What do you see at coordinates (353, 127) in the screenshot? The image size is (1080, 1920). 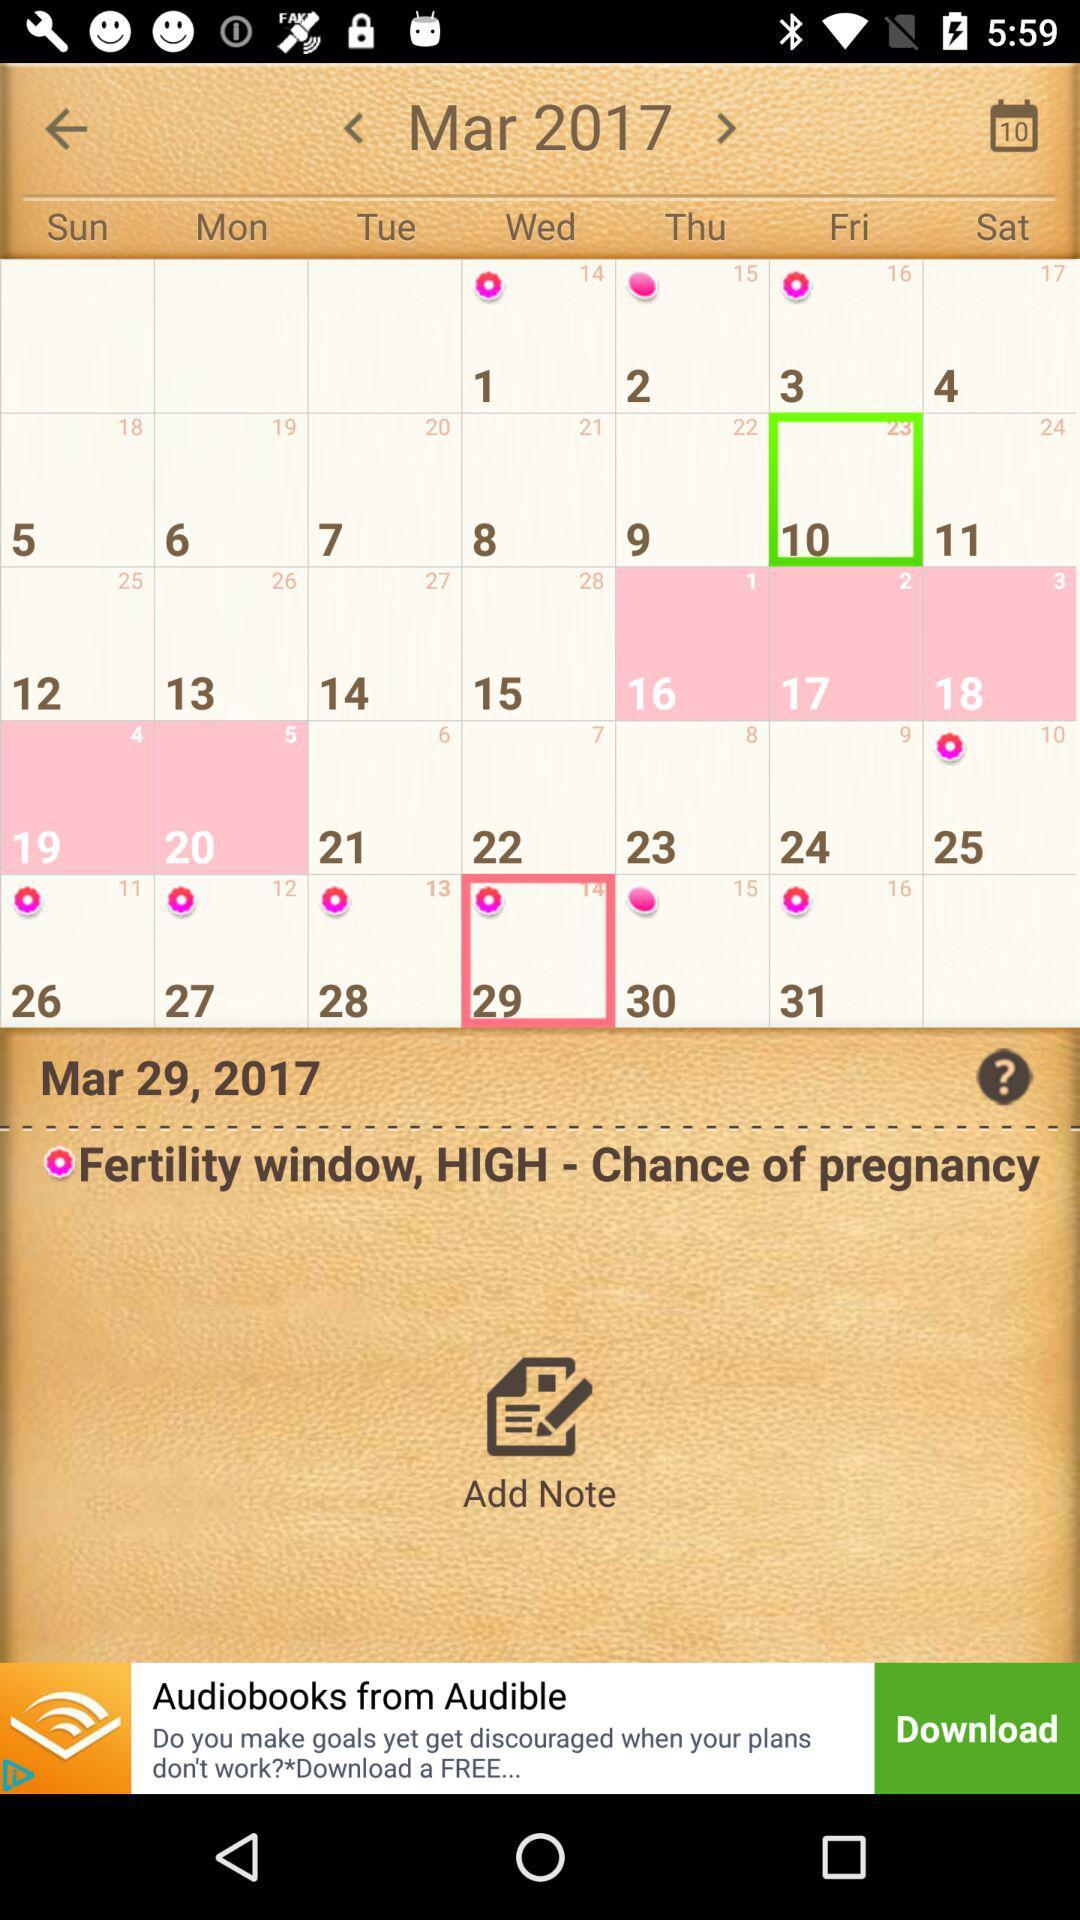 I see `the arrow_backward icon` at bounding box center [353, 127].